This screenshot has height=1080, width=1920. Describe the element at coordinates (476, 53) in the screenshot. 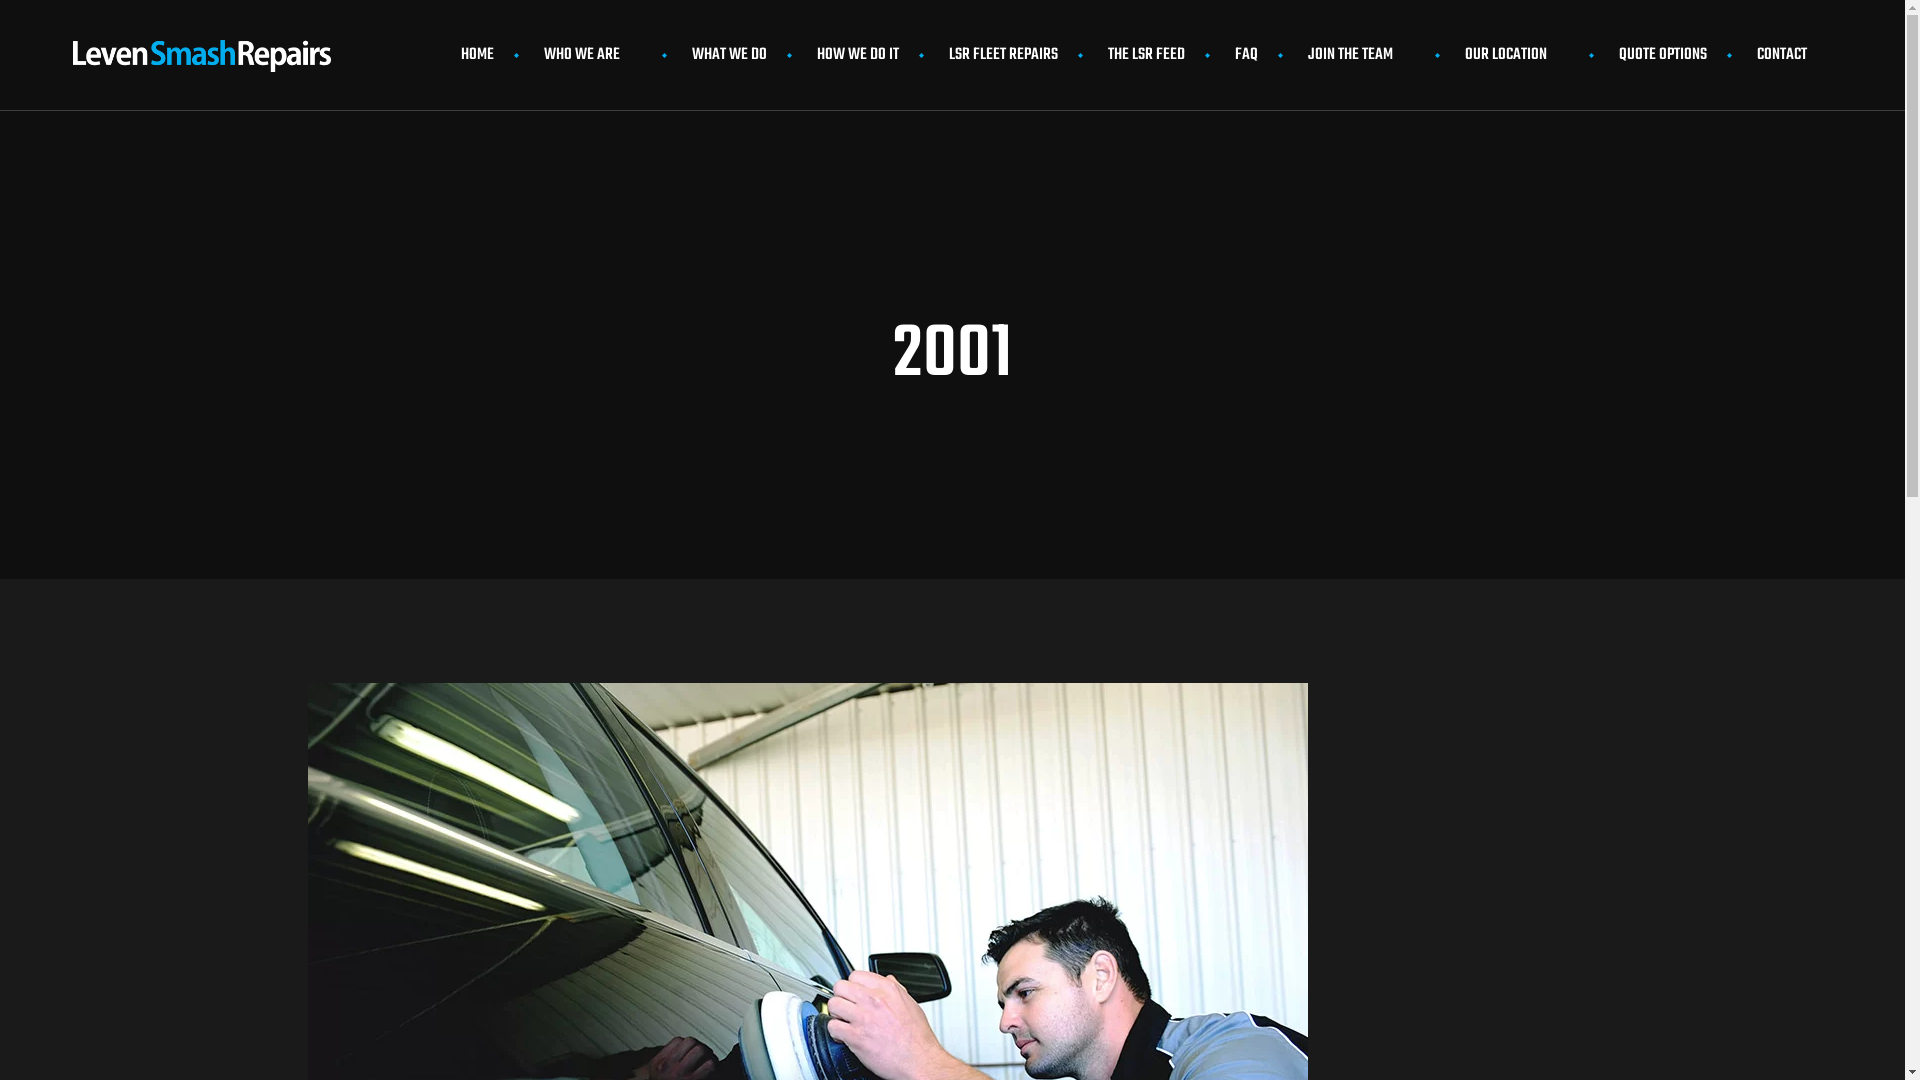

I see `'HOME'` at that location.